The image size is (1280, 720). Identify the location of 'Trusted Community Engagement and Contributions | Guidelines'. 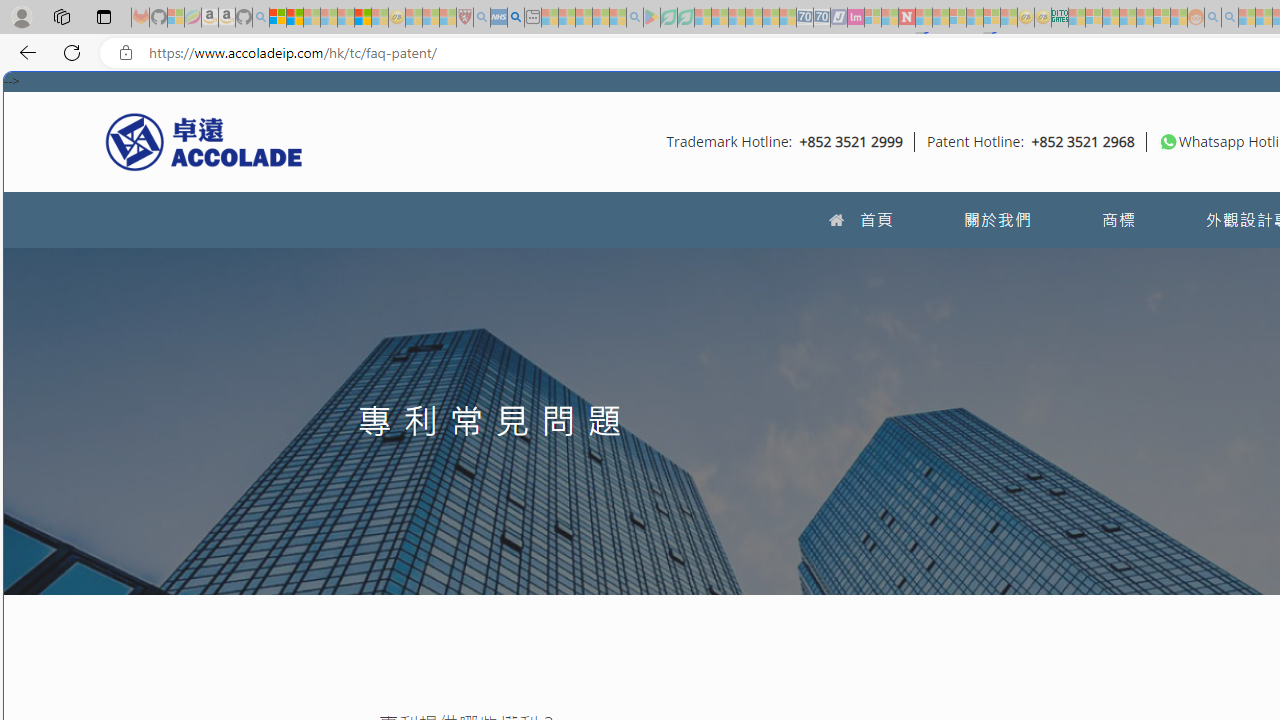
(923, 17).